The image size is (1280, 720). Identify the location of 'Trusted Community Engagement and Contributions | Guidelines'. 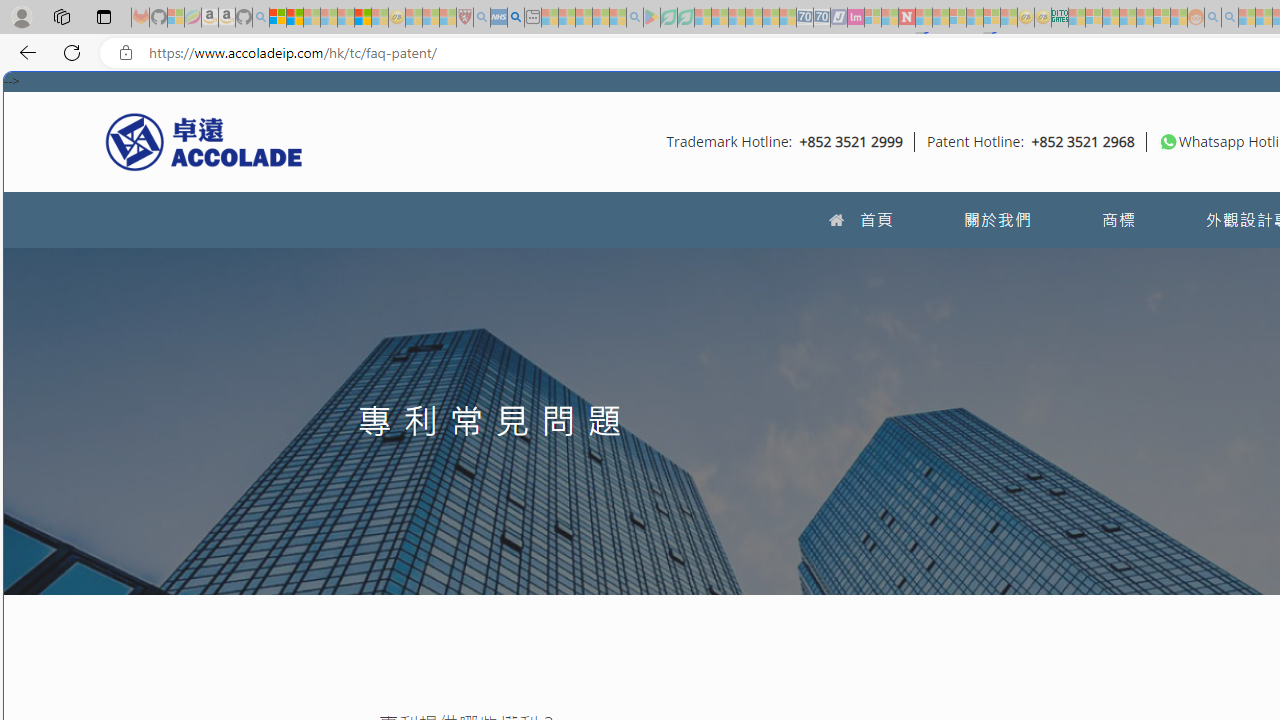
(923, 17).